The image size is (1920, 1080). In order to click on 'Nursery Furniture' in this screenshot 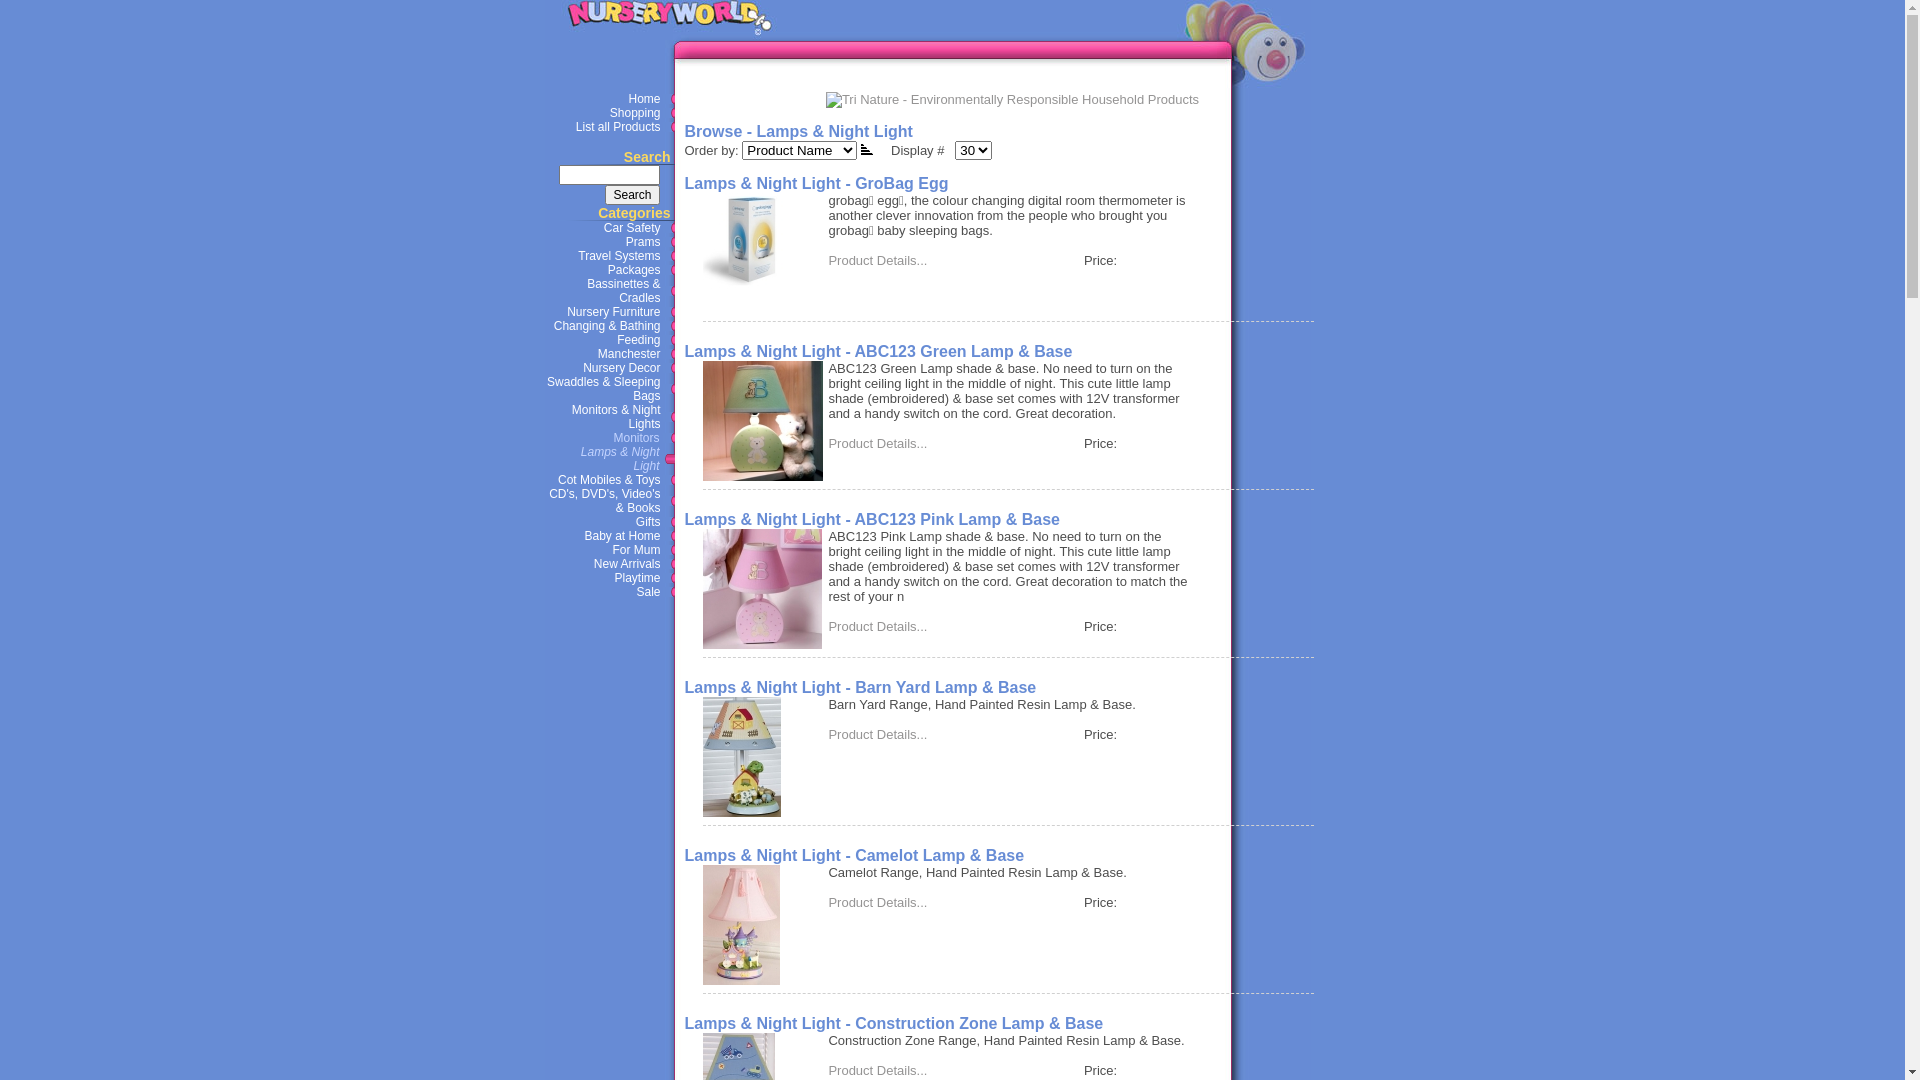, I will do `click(608, 312)`.